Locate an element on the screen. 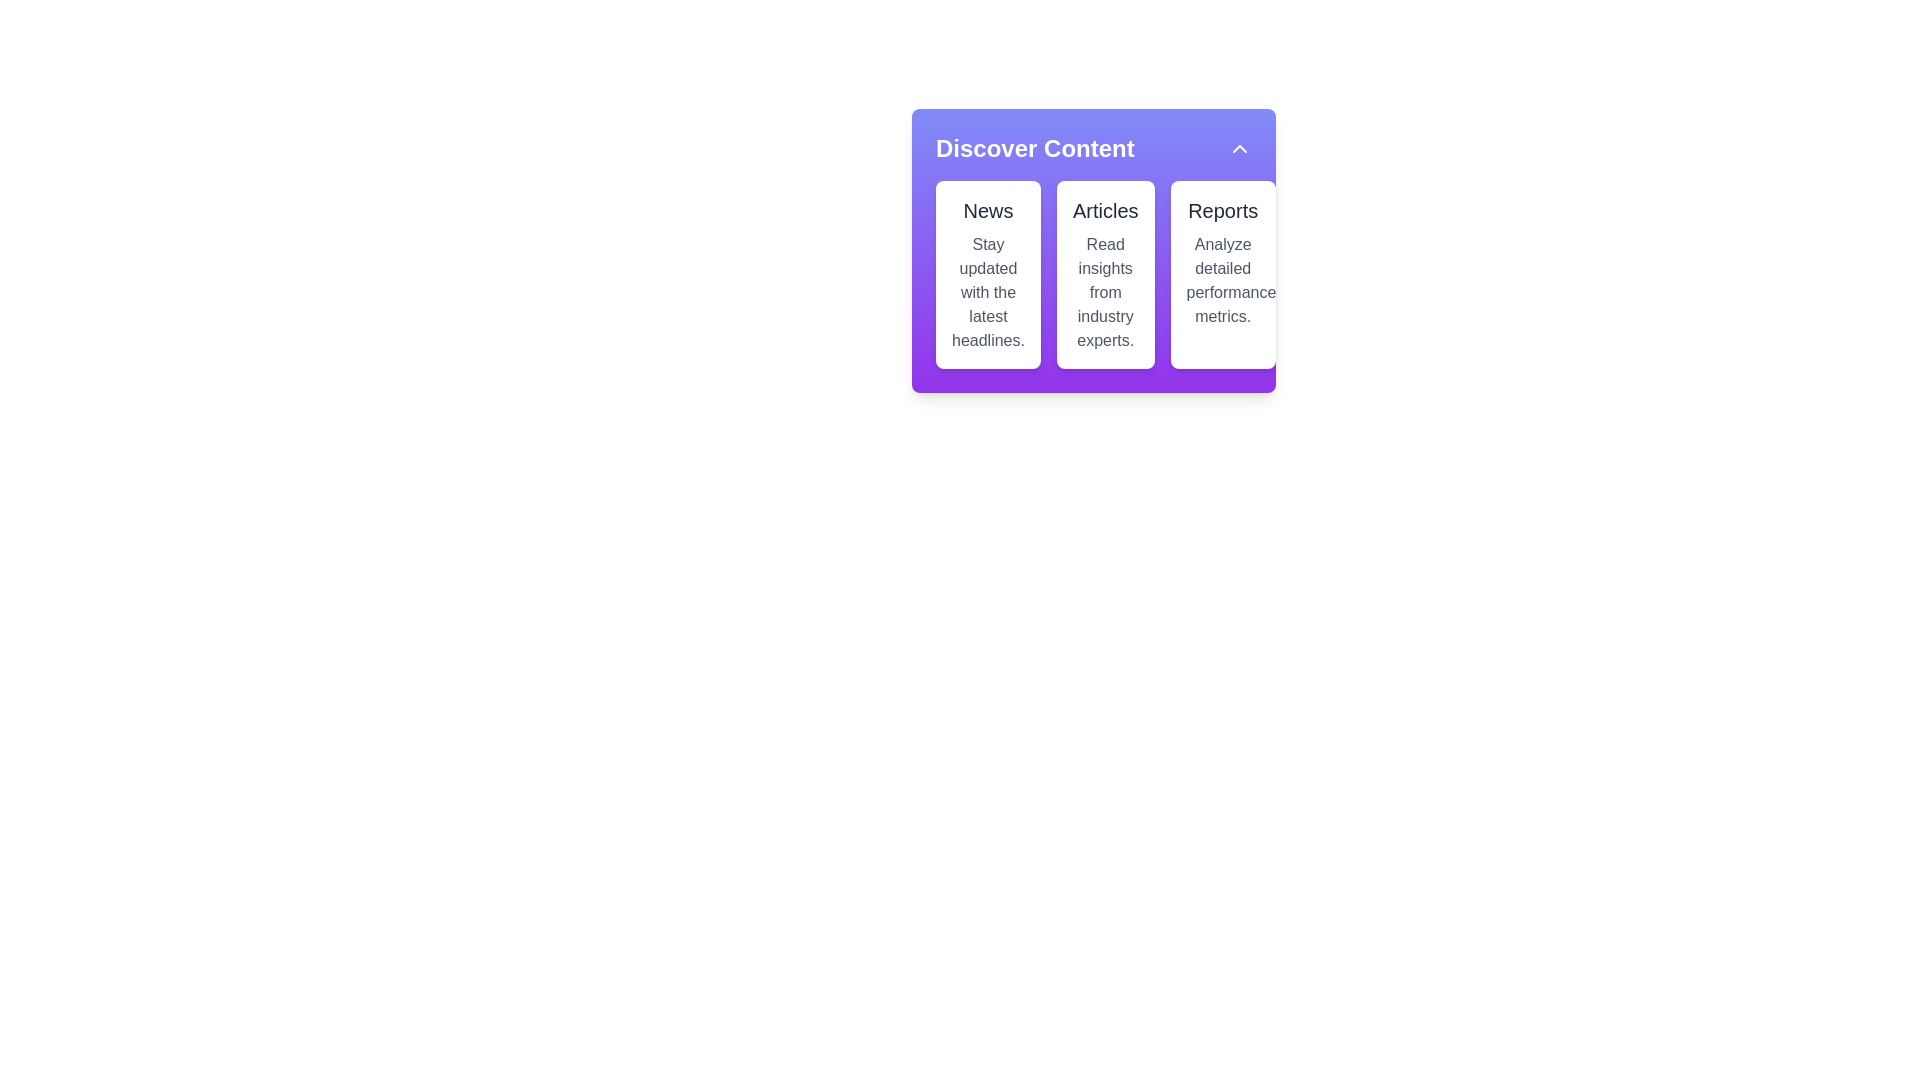 This screenshot has width=1920, height=1080. text label displaying 'Reports' which is located in the last card of a horizontal sequence below the 'Discover Content' section is located at coordinates (1222, 211).